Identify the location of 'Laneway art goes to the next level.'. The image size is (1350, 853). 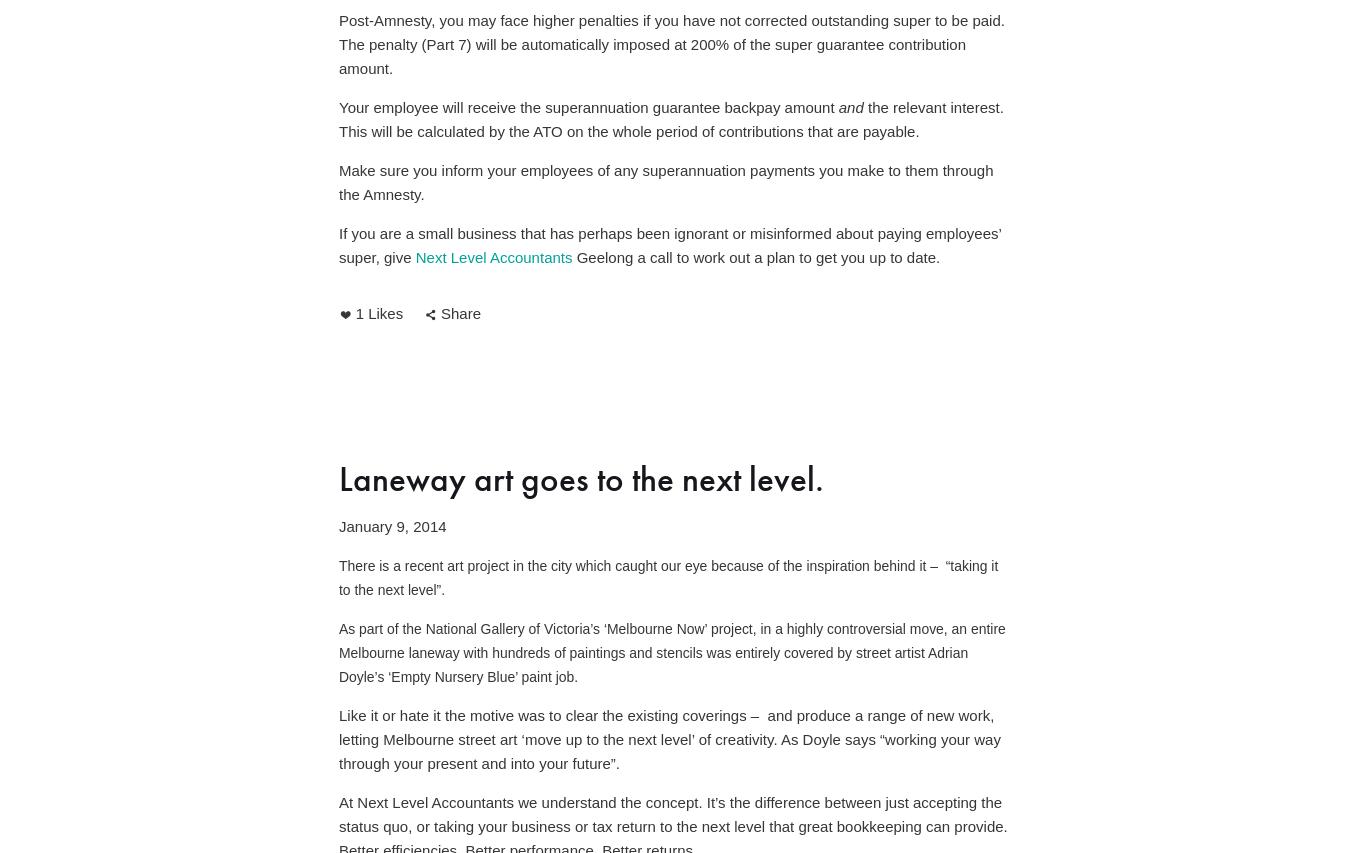
(581, 478).